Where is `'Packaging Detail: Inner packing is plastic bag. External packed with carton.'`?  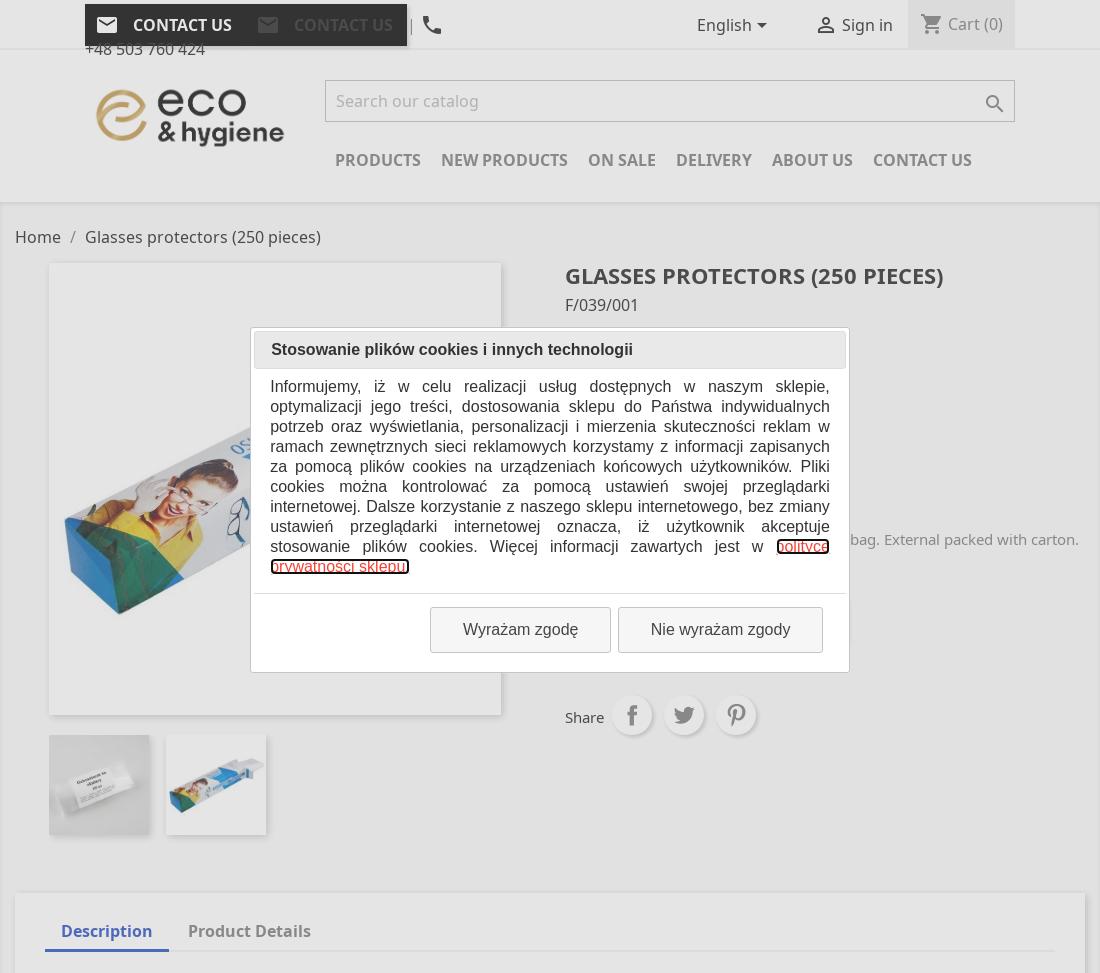
'Packaging Detail: Inner packing is plastic bag. External packed with carton.' is located at coordinates (563, 538).